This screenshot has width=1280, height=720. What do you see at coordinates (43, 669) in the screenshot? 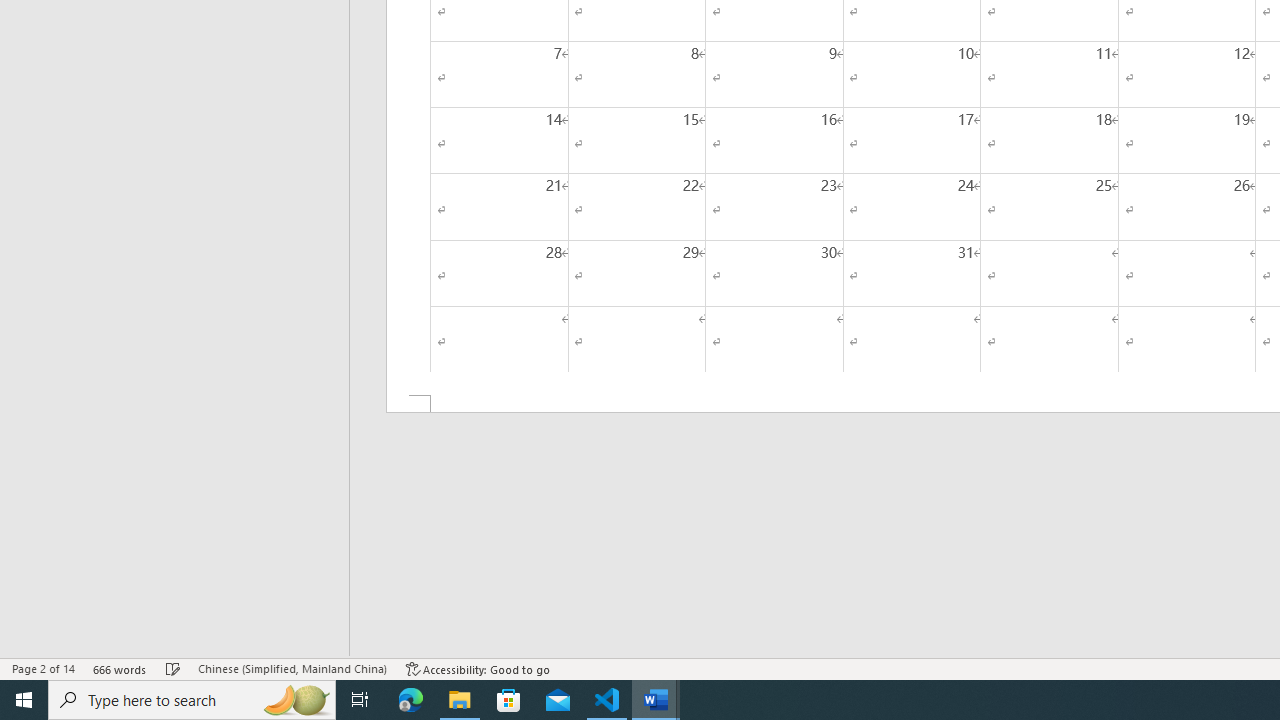
I see `'Page Number Page 2 of 14'` at bounding box center [43, 669].